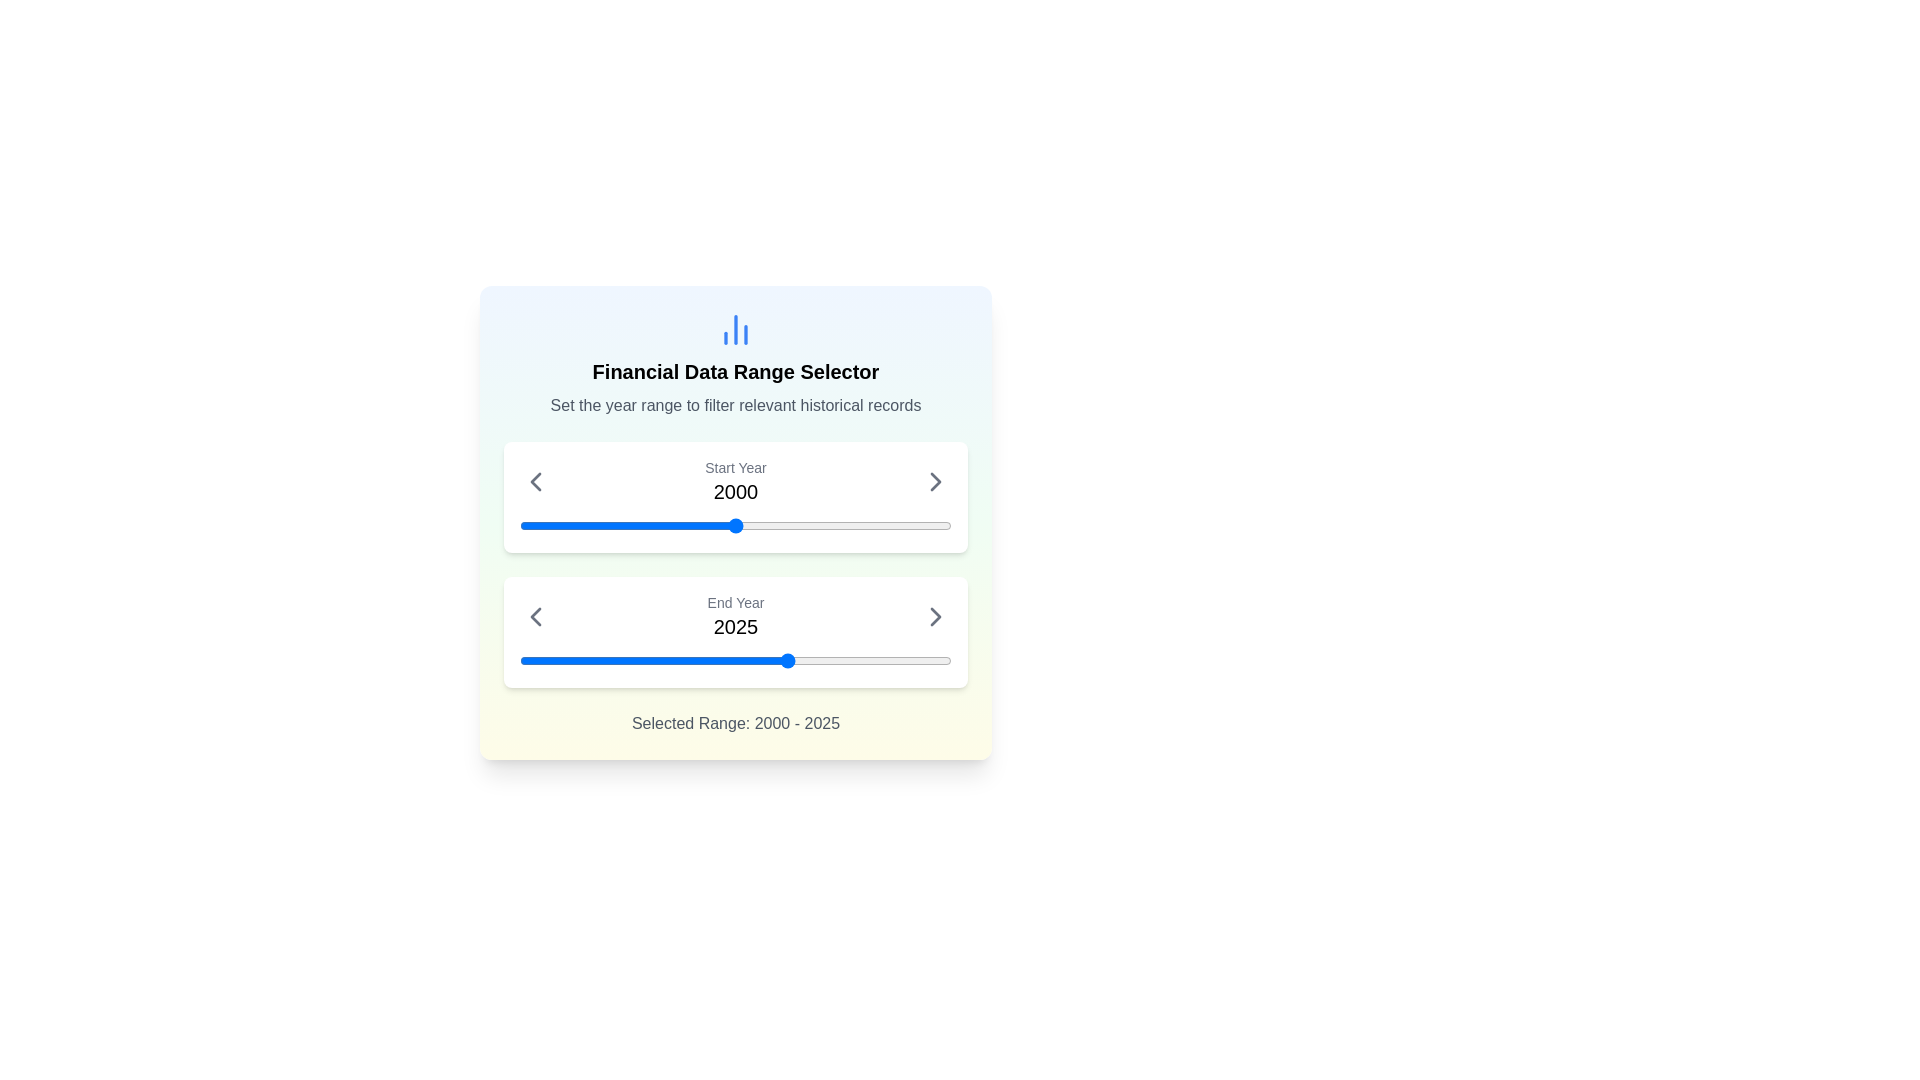 The image size is (1920, 1080). I want to click on the Text label that displays the current selected start year for a financial data range selector, located between two arrow icons, so click(734, 482).